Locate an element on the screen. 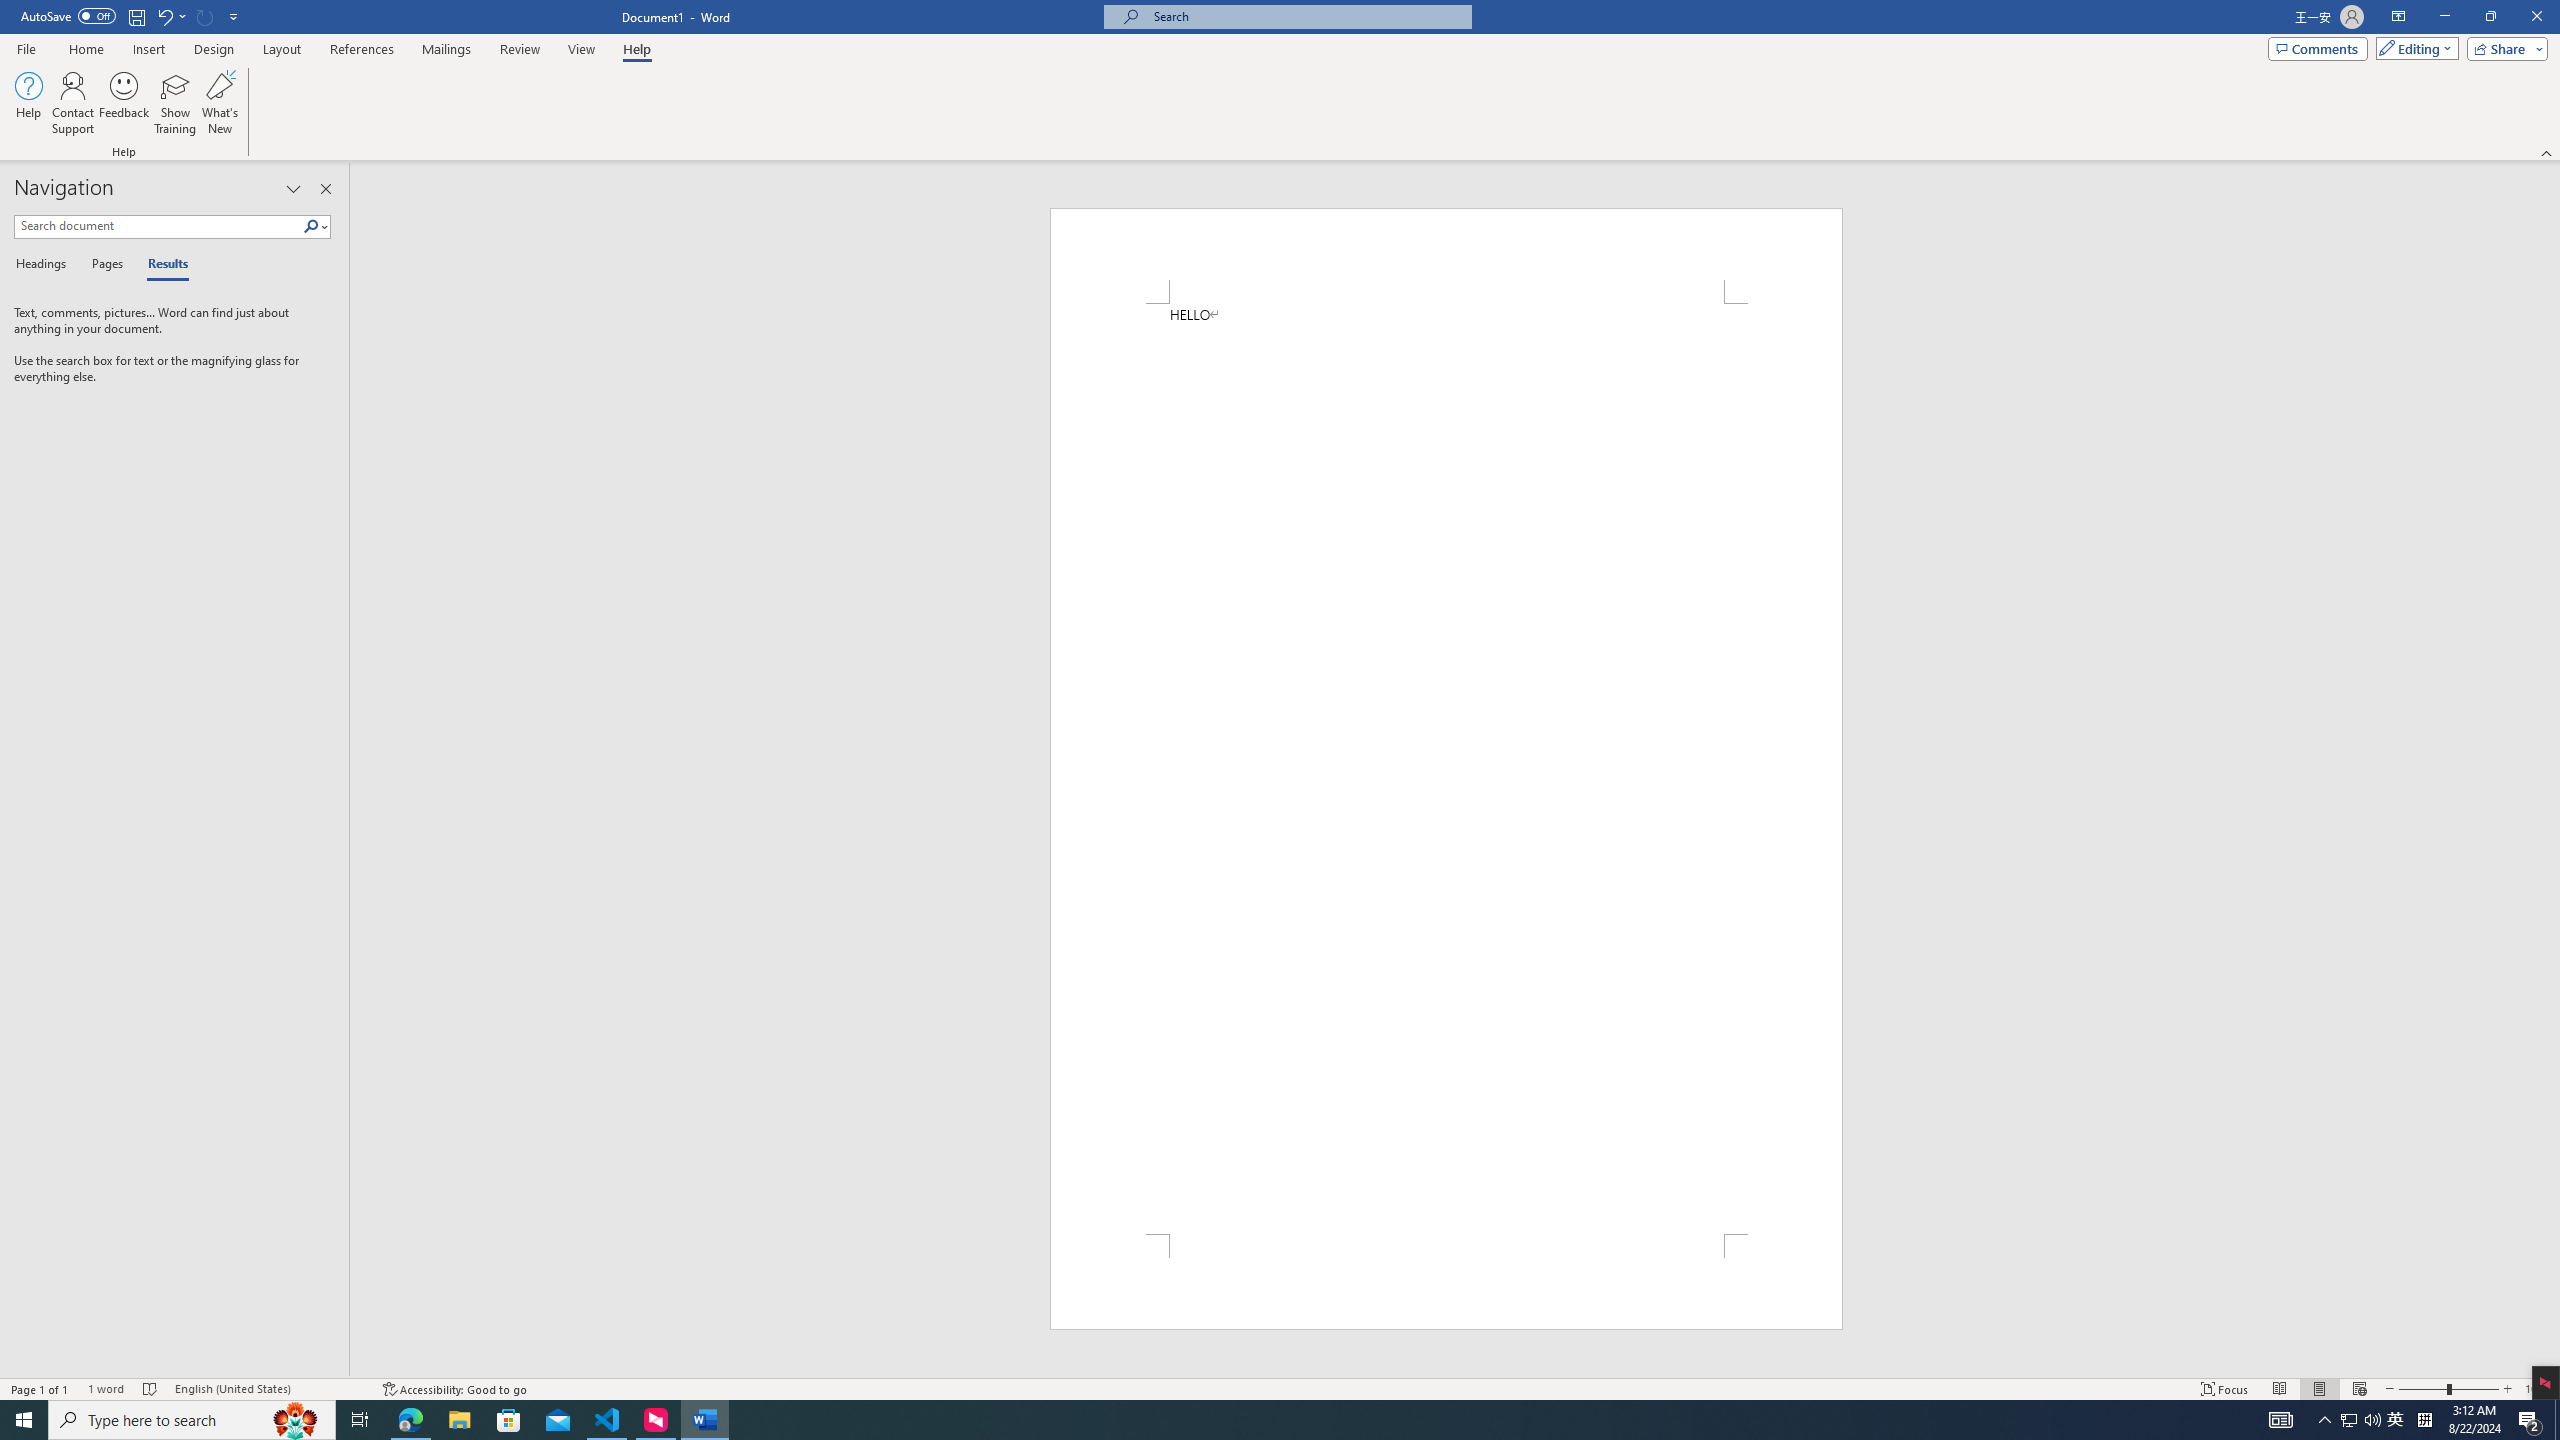  'Close pane' is located at coordinates (326, 188).